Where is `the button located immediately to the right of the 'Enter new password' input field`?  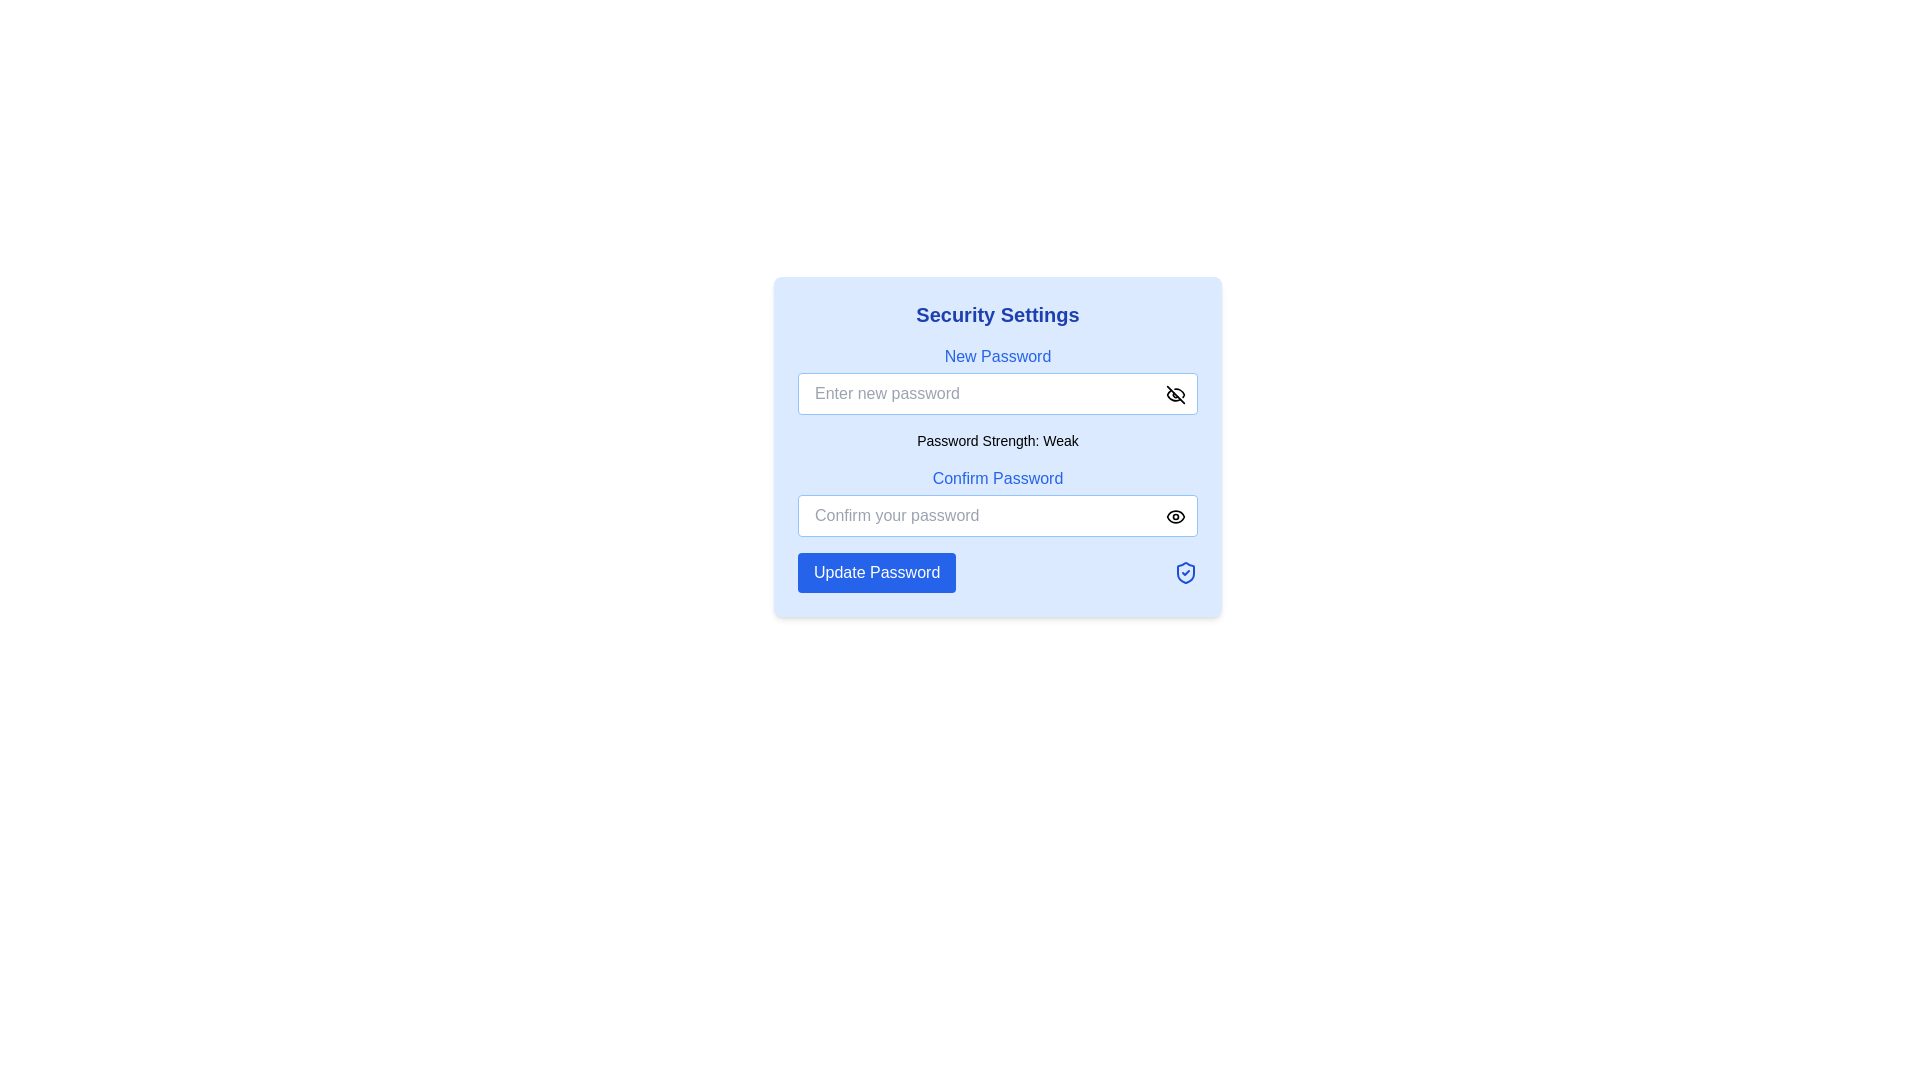
the button located immediately to the right of the 'Enter new password' input field is located at coordinates (1176, 394).